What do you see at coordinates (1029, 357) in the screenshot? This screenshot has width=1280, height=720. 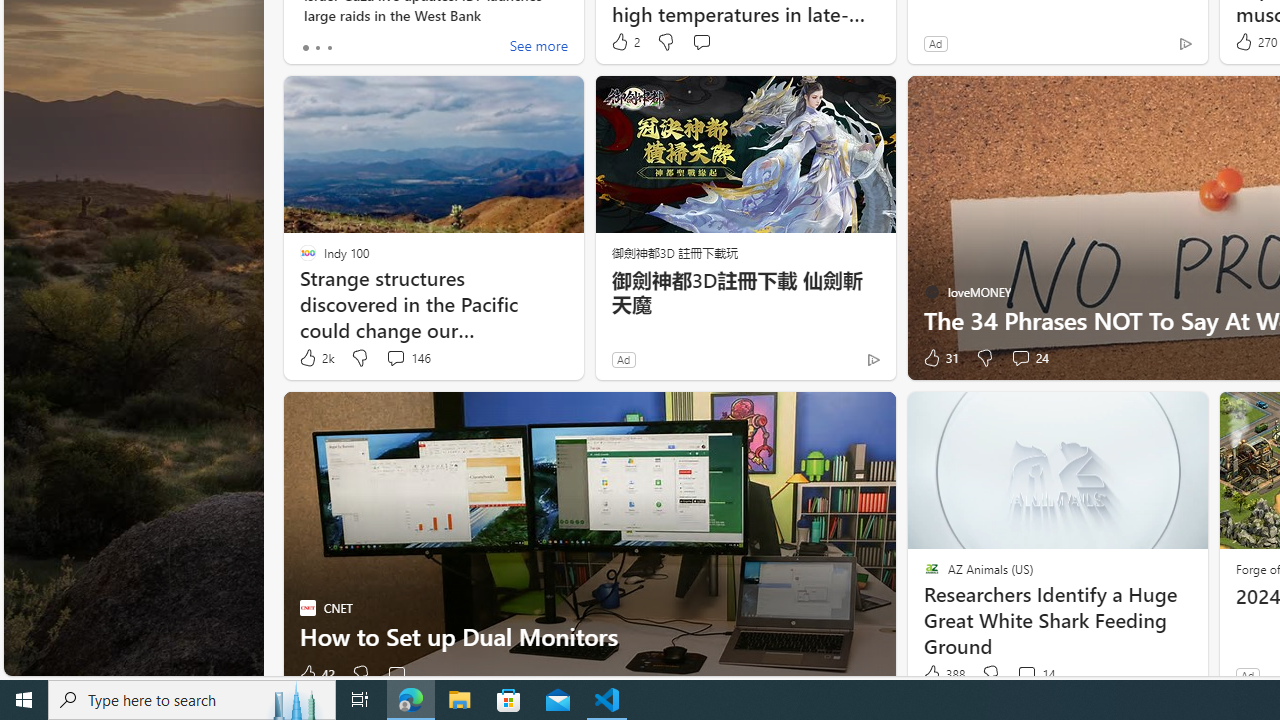 I see `'View comments 24 Comment'` at bounding box center [1029, 357].